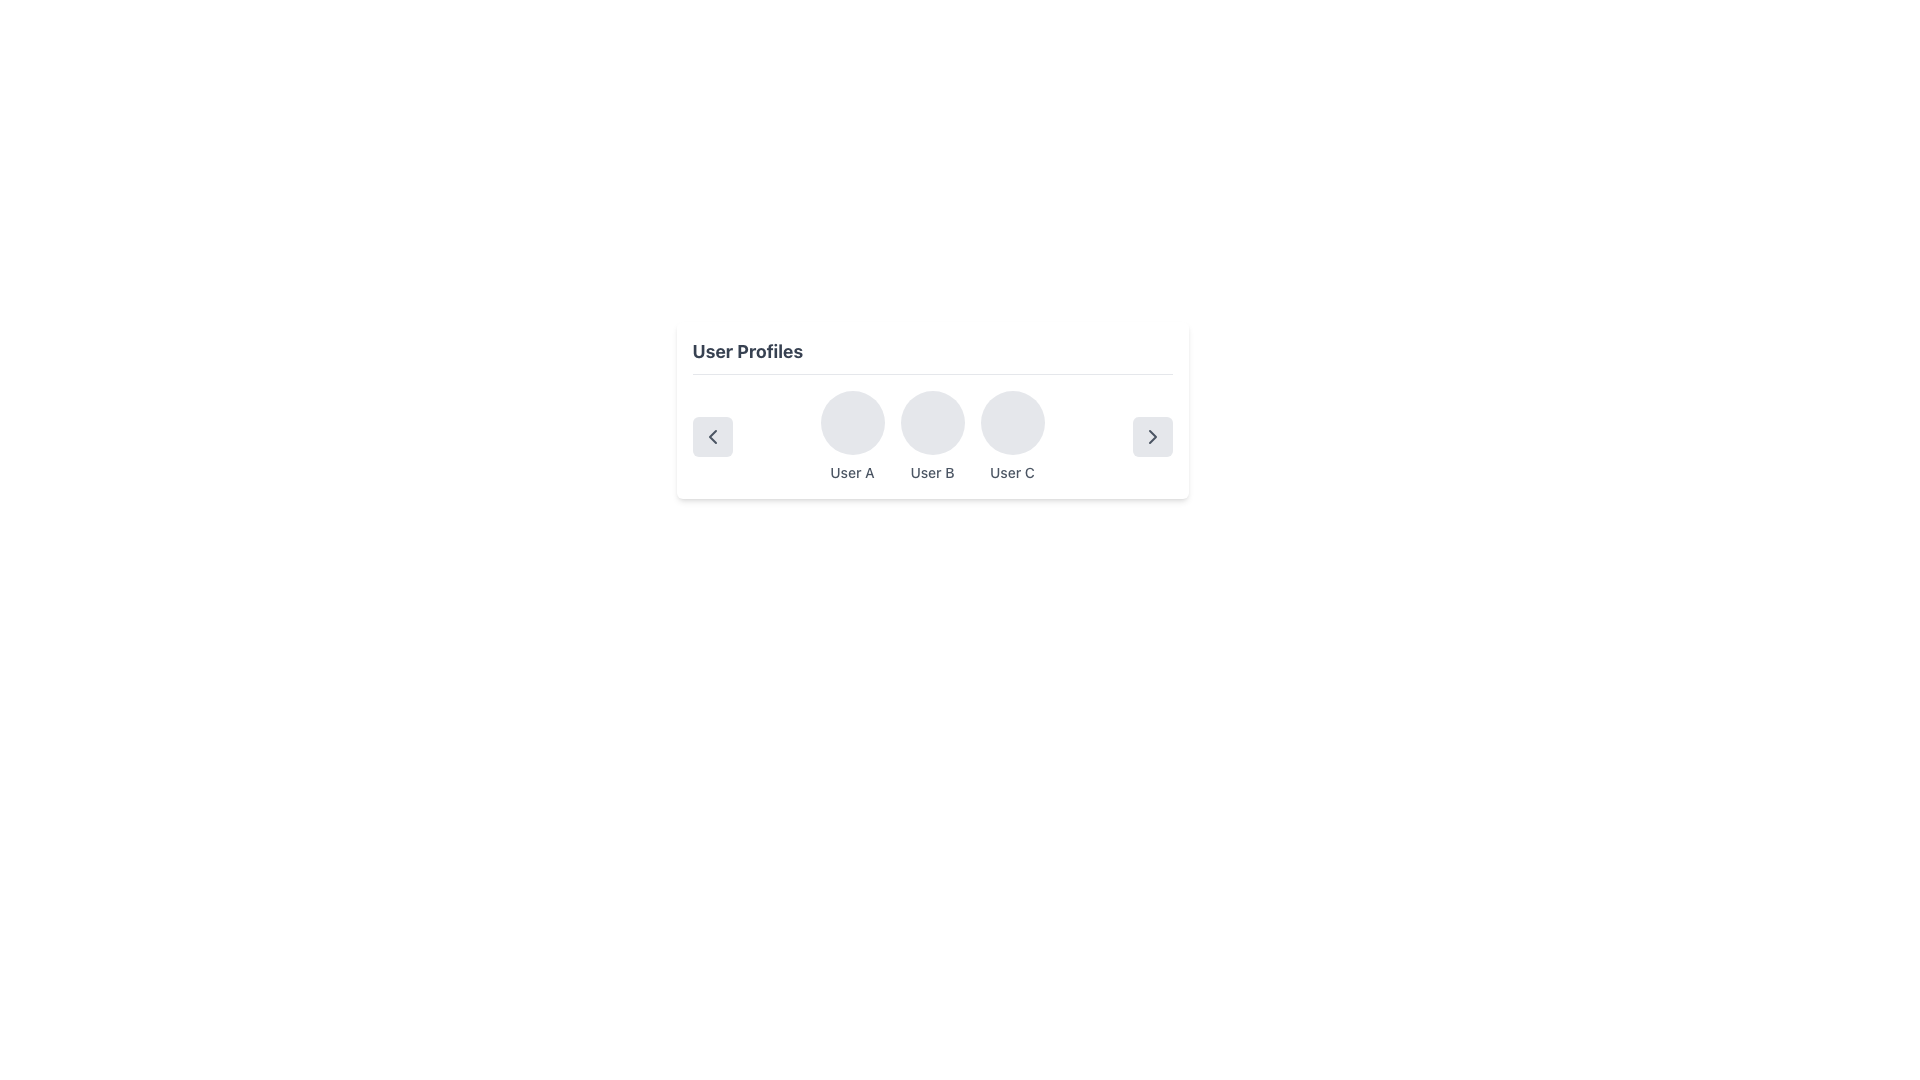 Image resolution: width=1920 pixels, height=1080 pixels. I want to click on the text label reading 'User Profiles', which is styled in bold and dark grey, located prominently at the top of the section, so click(746, 350).